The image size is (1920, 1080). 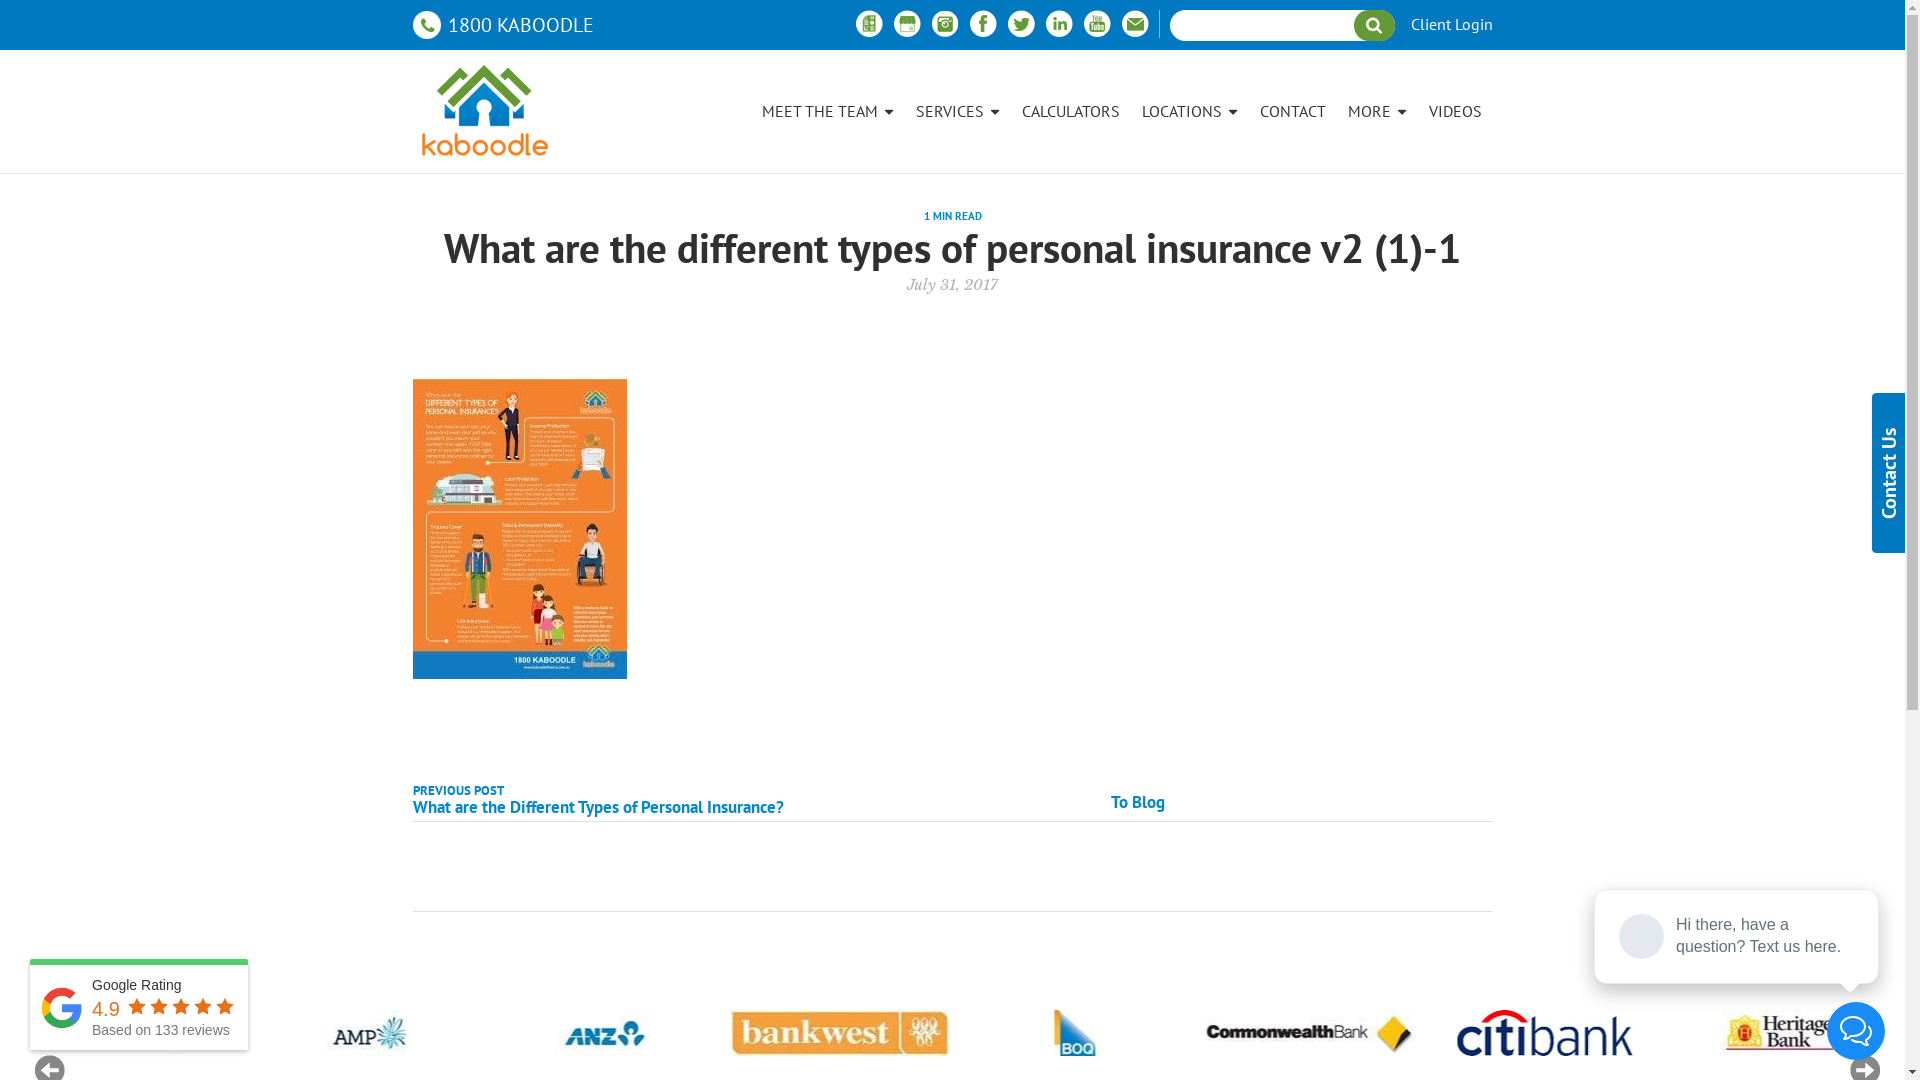 What do you see at coordinates (836, 1033) in the screenshot?
I see `'Logo 05'` at bounding box center [836, 1033].